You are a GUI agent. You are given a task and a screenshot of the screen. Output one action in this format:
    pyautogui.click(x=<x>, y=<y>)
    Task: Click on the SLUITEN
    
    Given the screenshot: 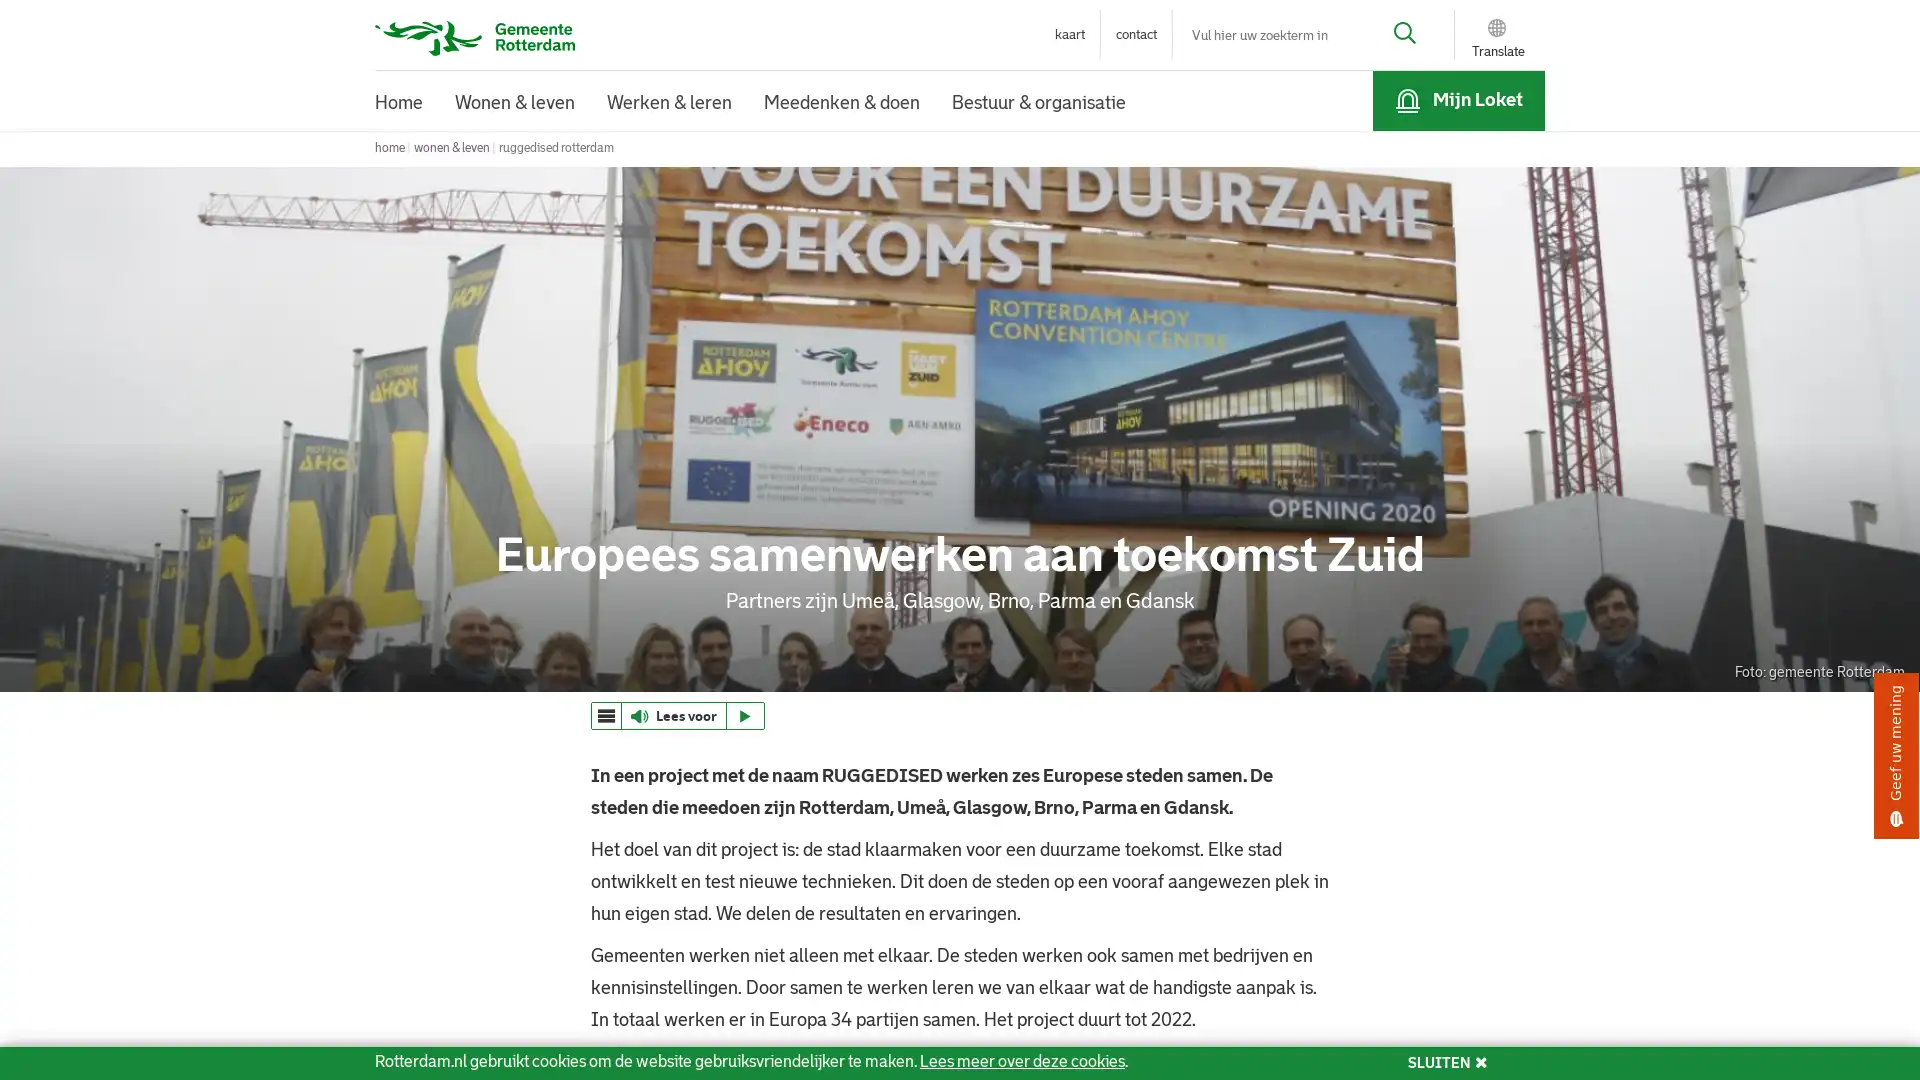 What is the action you would take?
    pyautogui.click(x=1447, y=1062)
    